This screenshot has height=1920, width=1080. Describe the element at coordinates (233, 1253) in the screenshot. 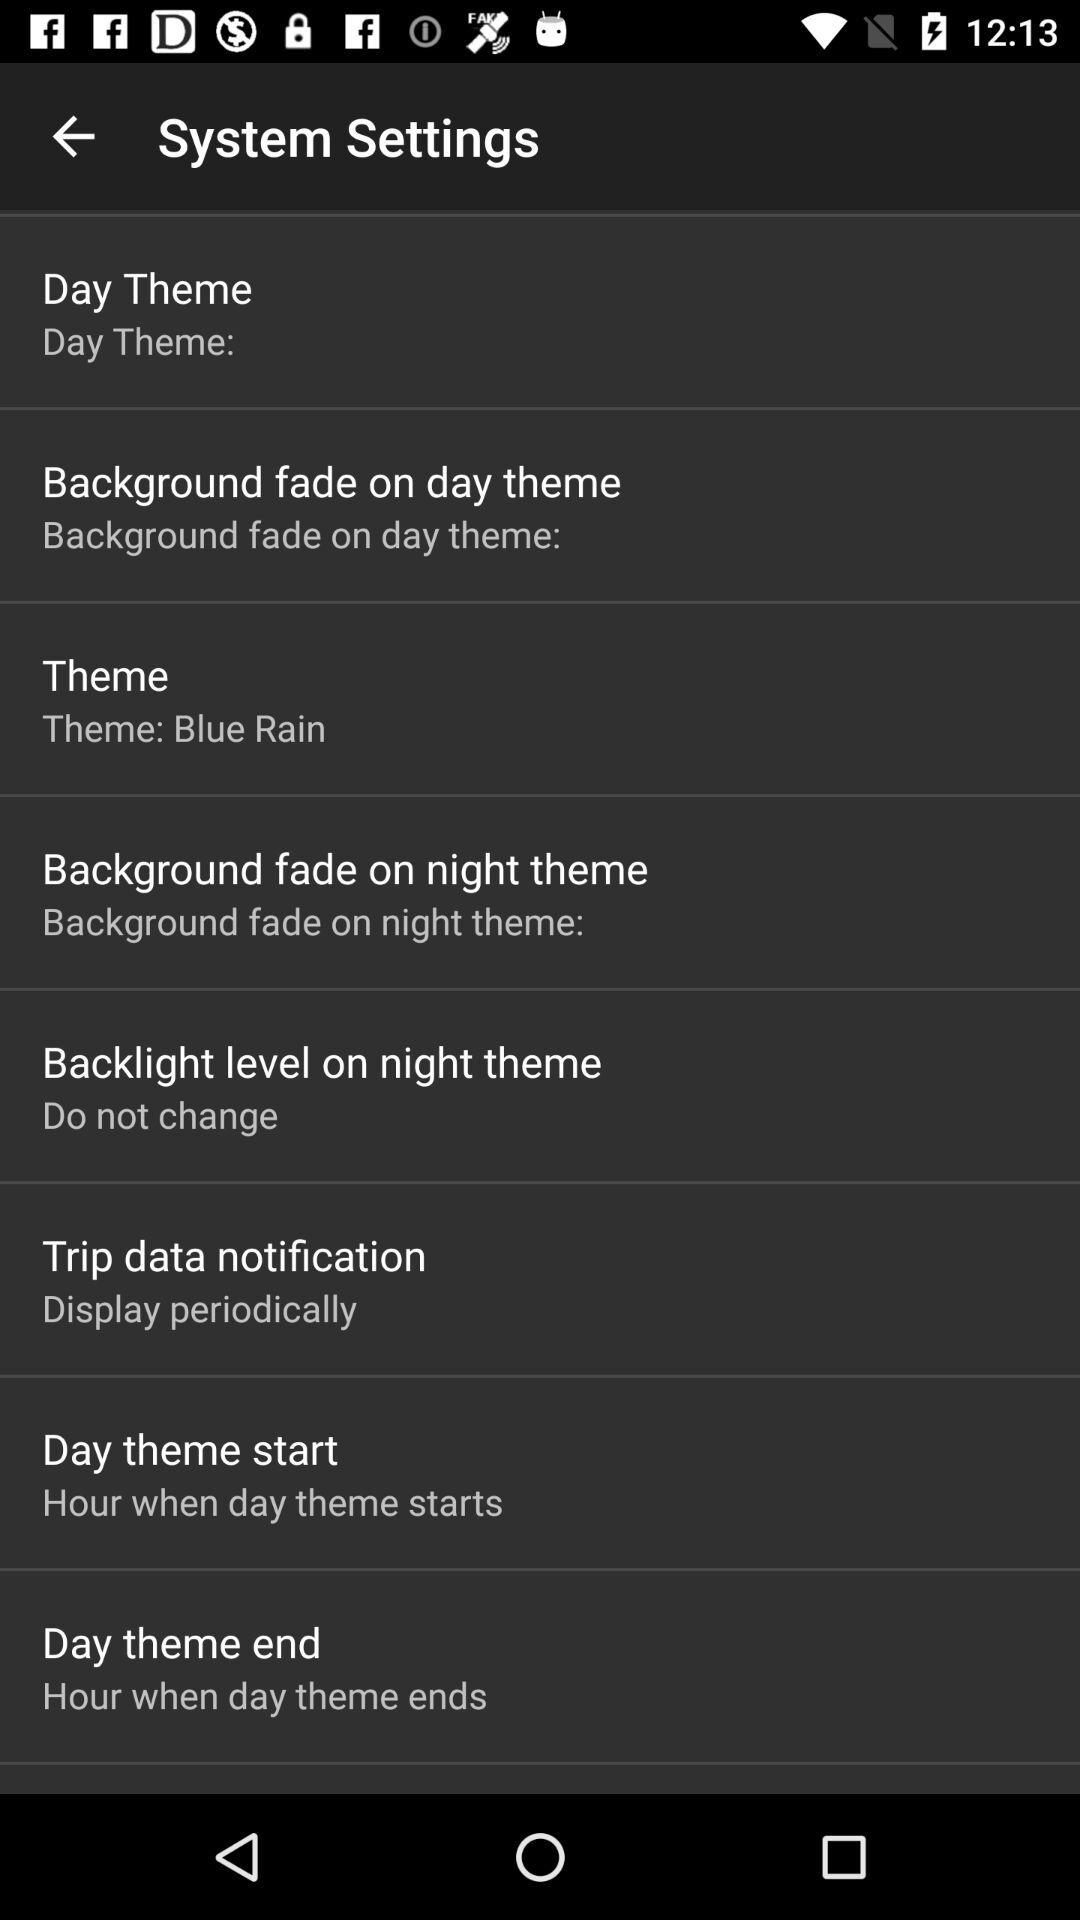

I see `icon below do not change icon` at that location.